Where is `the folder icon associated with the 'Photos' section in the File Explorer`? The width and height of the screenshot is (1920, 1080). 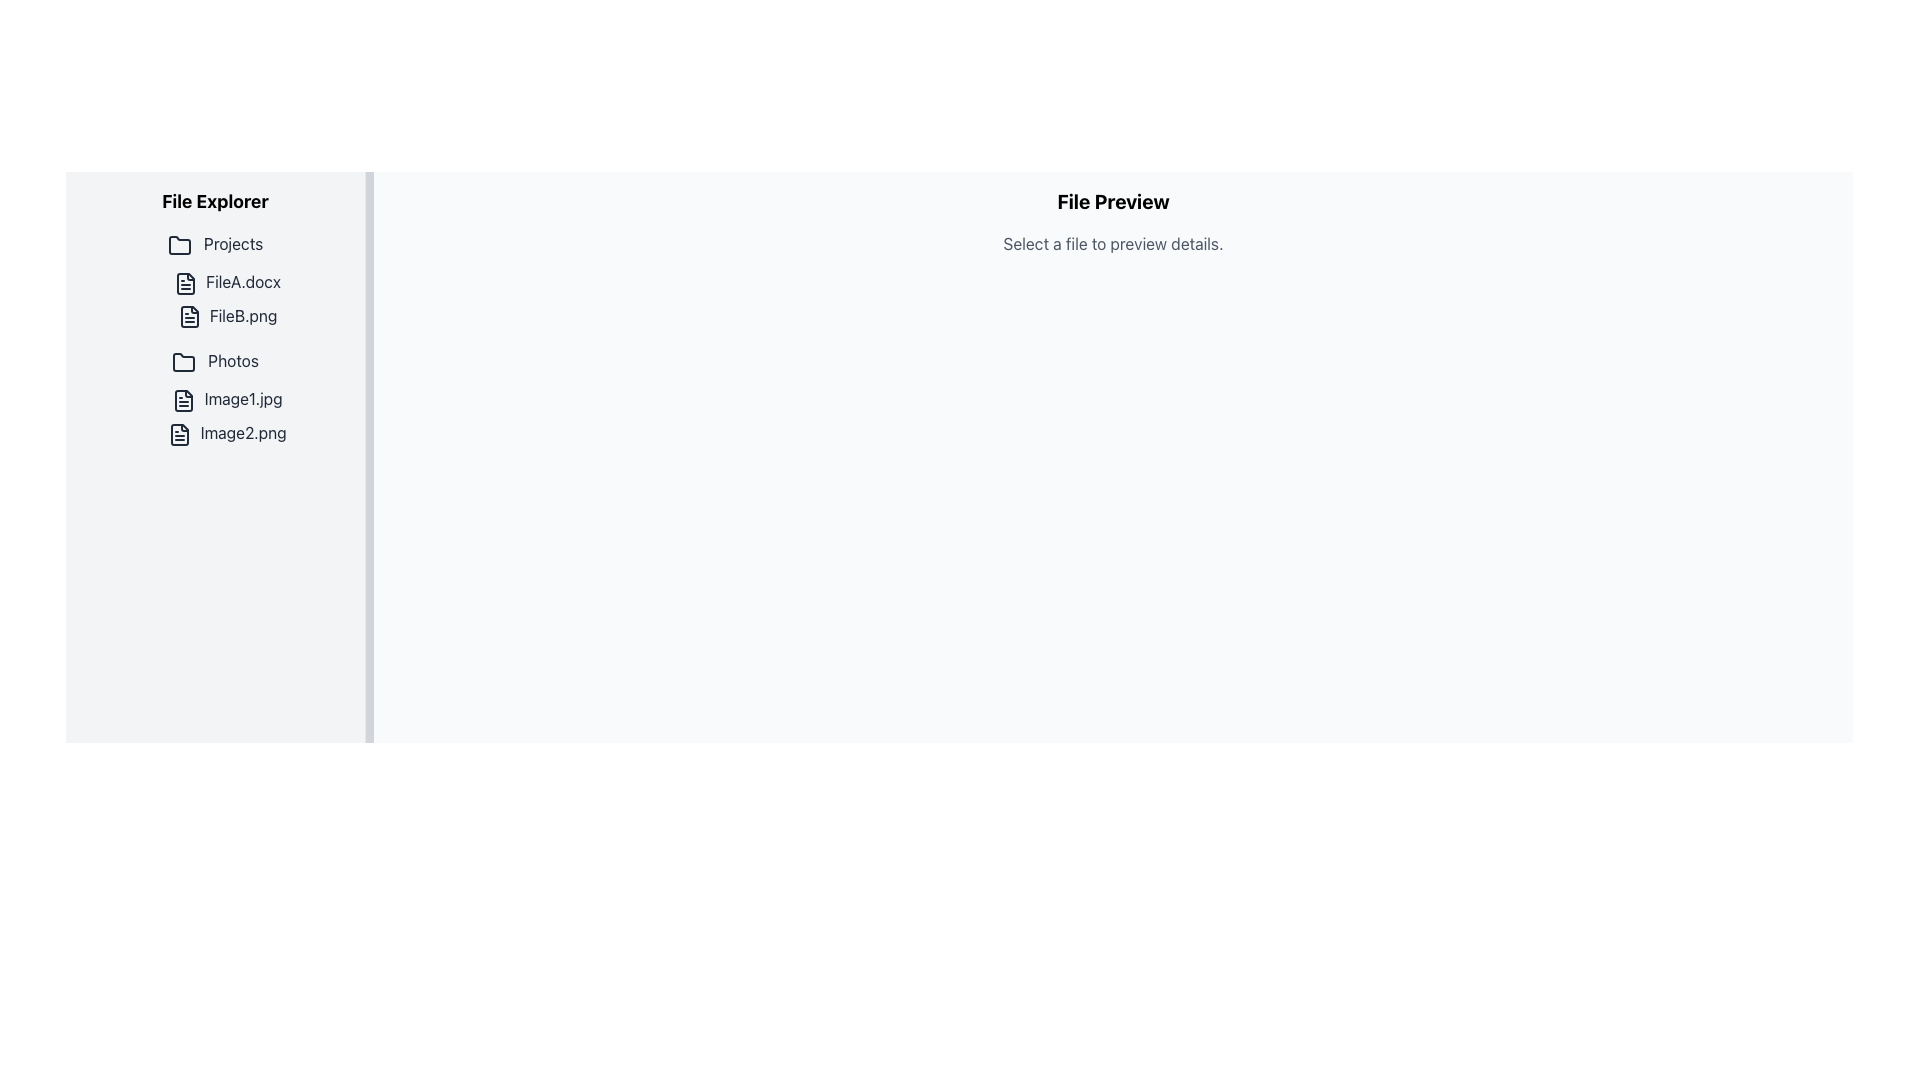
the folder icon associated with the 'Photos' section in the File Explorer is located at coordinates (184, 362).